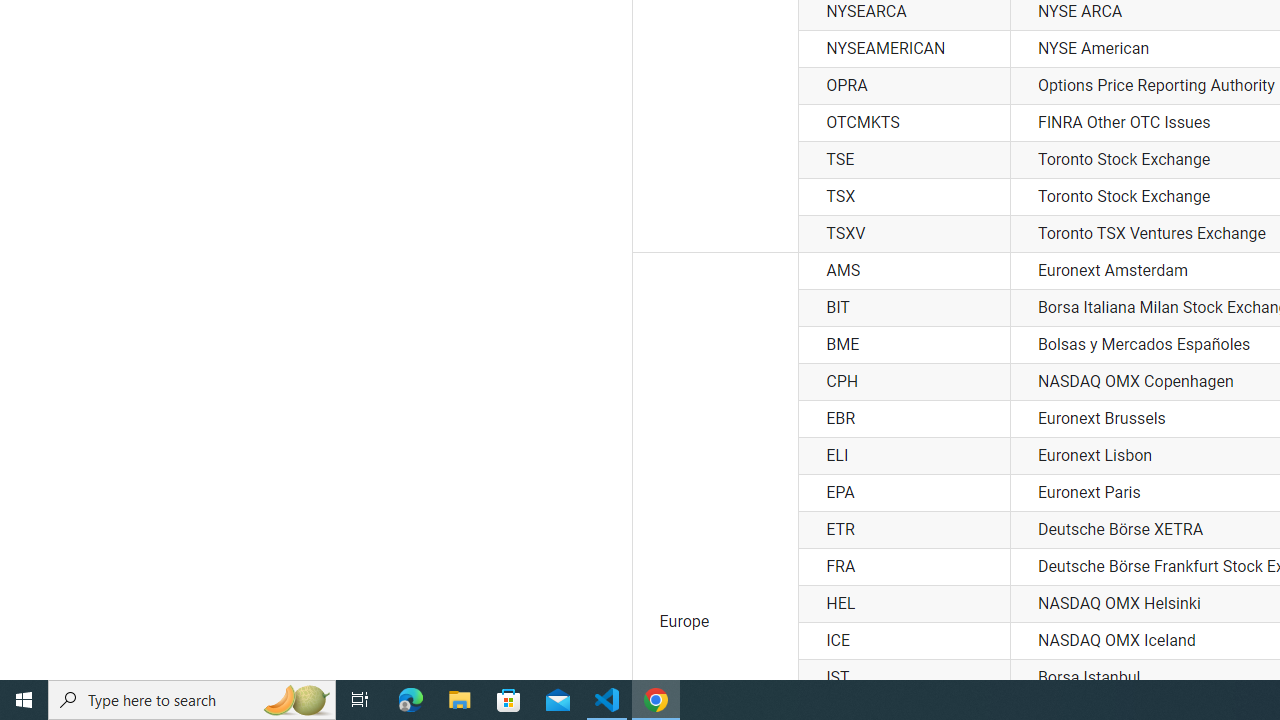  What do you see at coordinates (903, 47) in the screenshot?
I see `'NYSEAMERICAN'` at bounding box center [903, 47].